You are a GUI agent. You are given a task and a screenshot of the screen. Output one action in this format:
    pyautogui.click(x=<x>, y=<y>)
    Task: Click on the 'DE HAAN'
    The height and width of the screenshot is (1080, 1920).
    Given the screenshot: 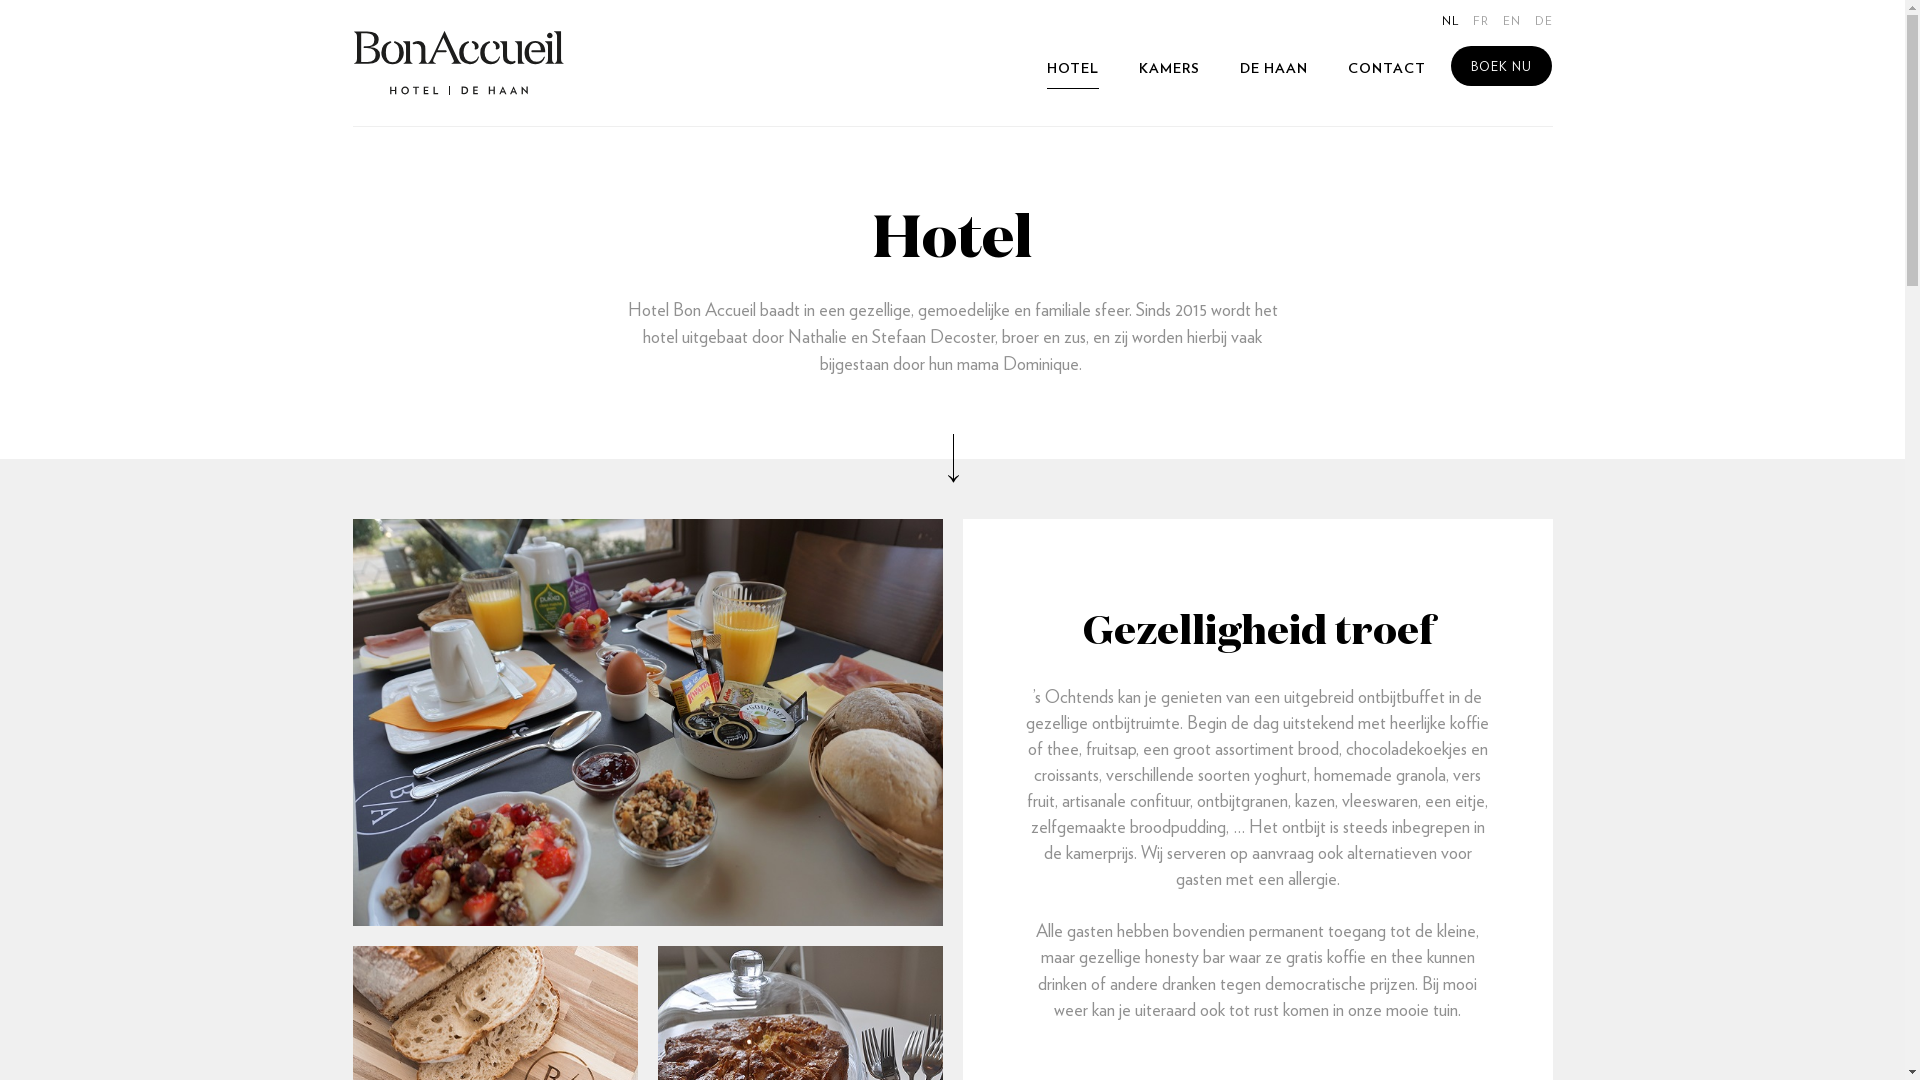 What is the action you would take?
    pyautogui.click(x=1272, y=68)
    